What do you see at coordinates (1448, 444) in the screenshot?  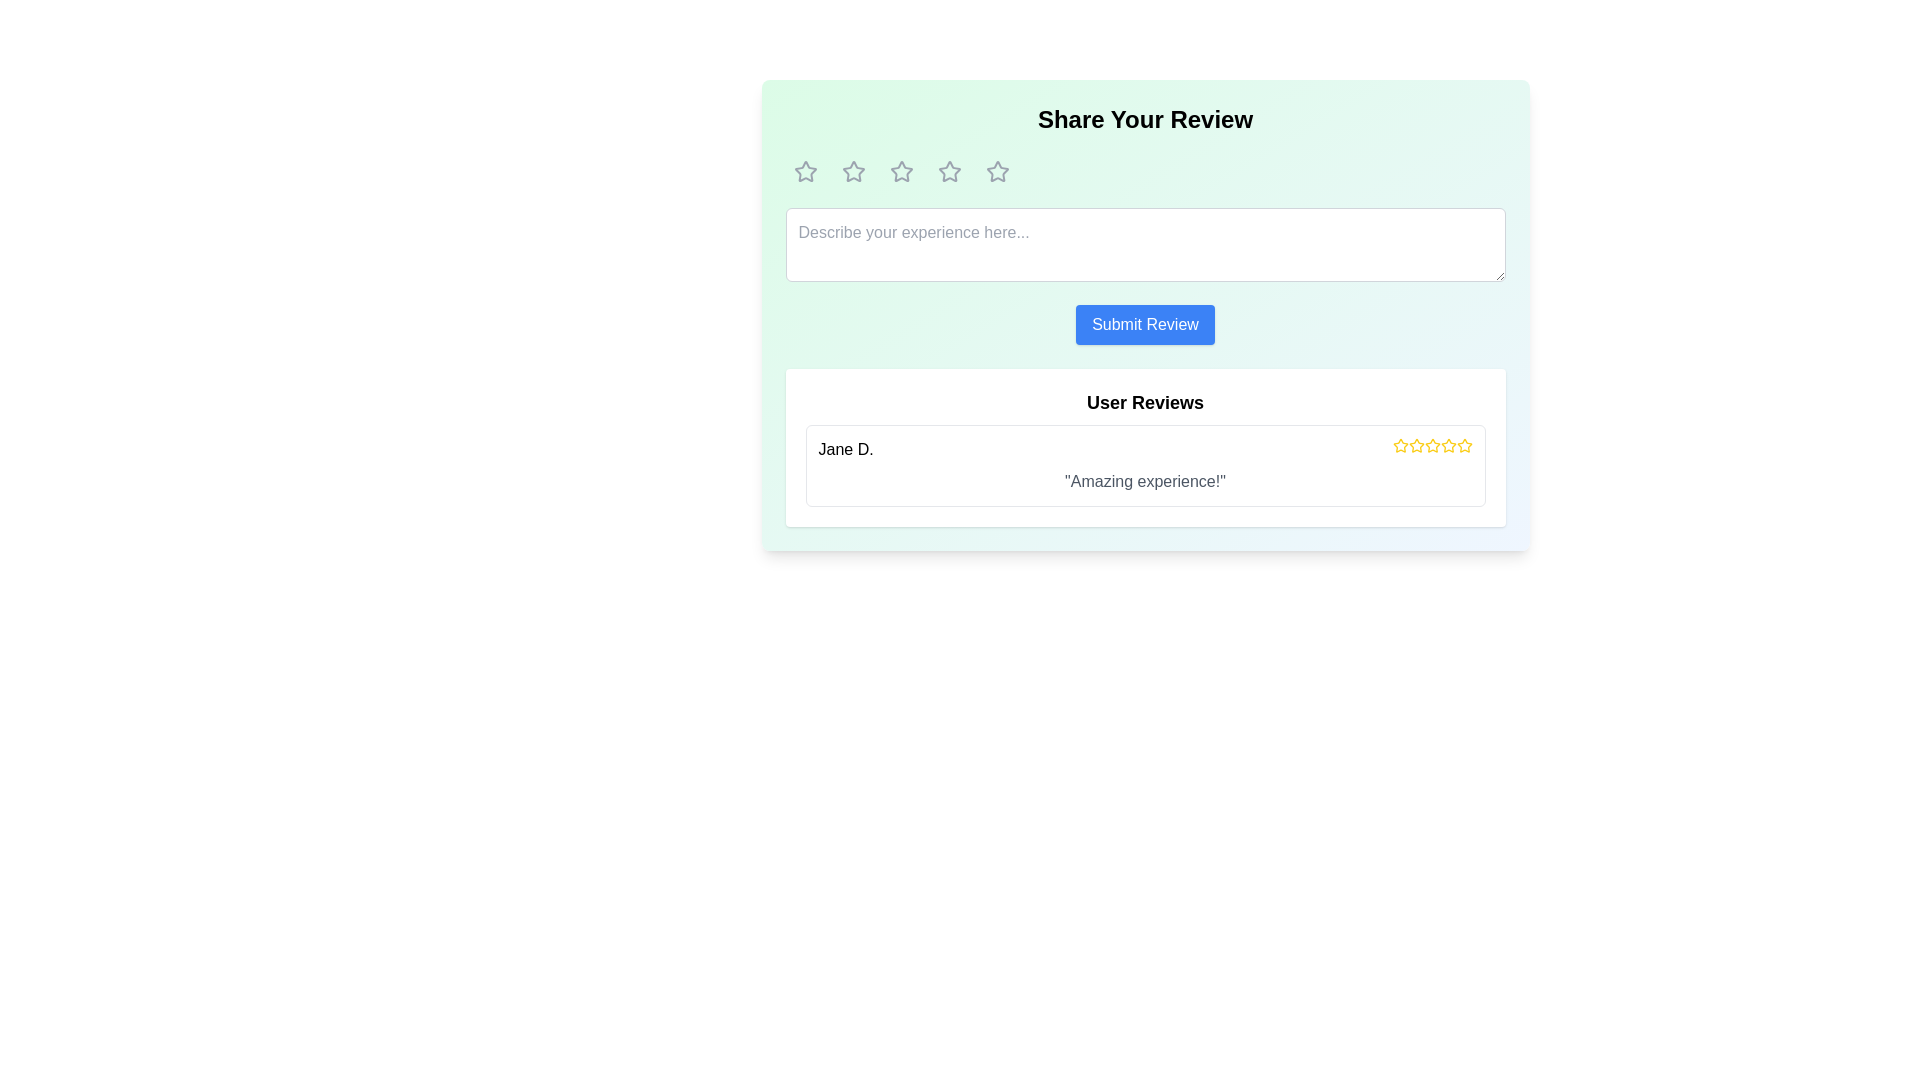 I see `the yellow star icon, which is the fourth star in the rating system under the 'Jane D.' user review section` at bounding box center [1448, 444].